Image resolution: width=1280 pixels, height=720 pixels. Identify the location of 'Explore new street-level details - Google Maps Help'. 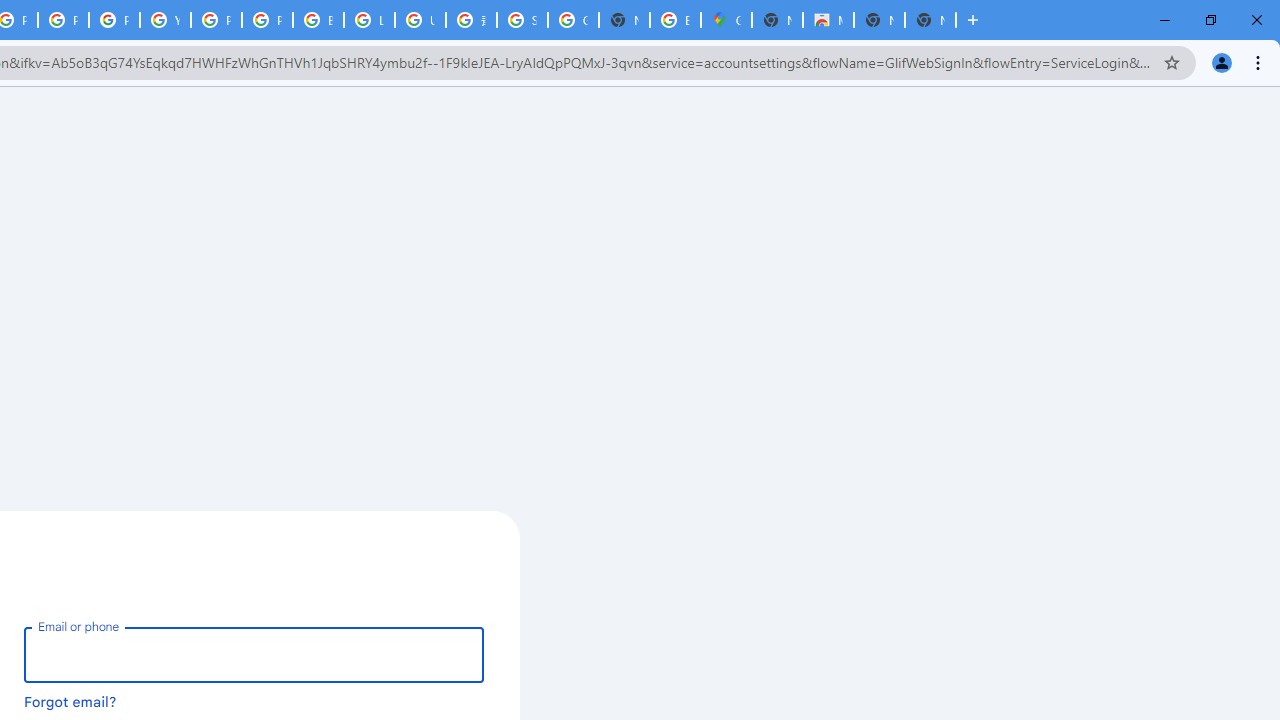
(675, 20).